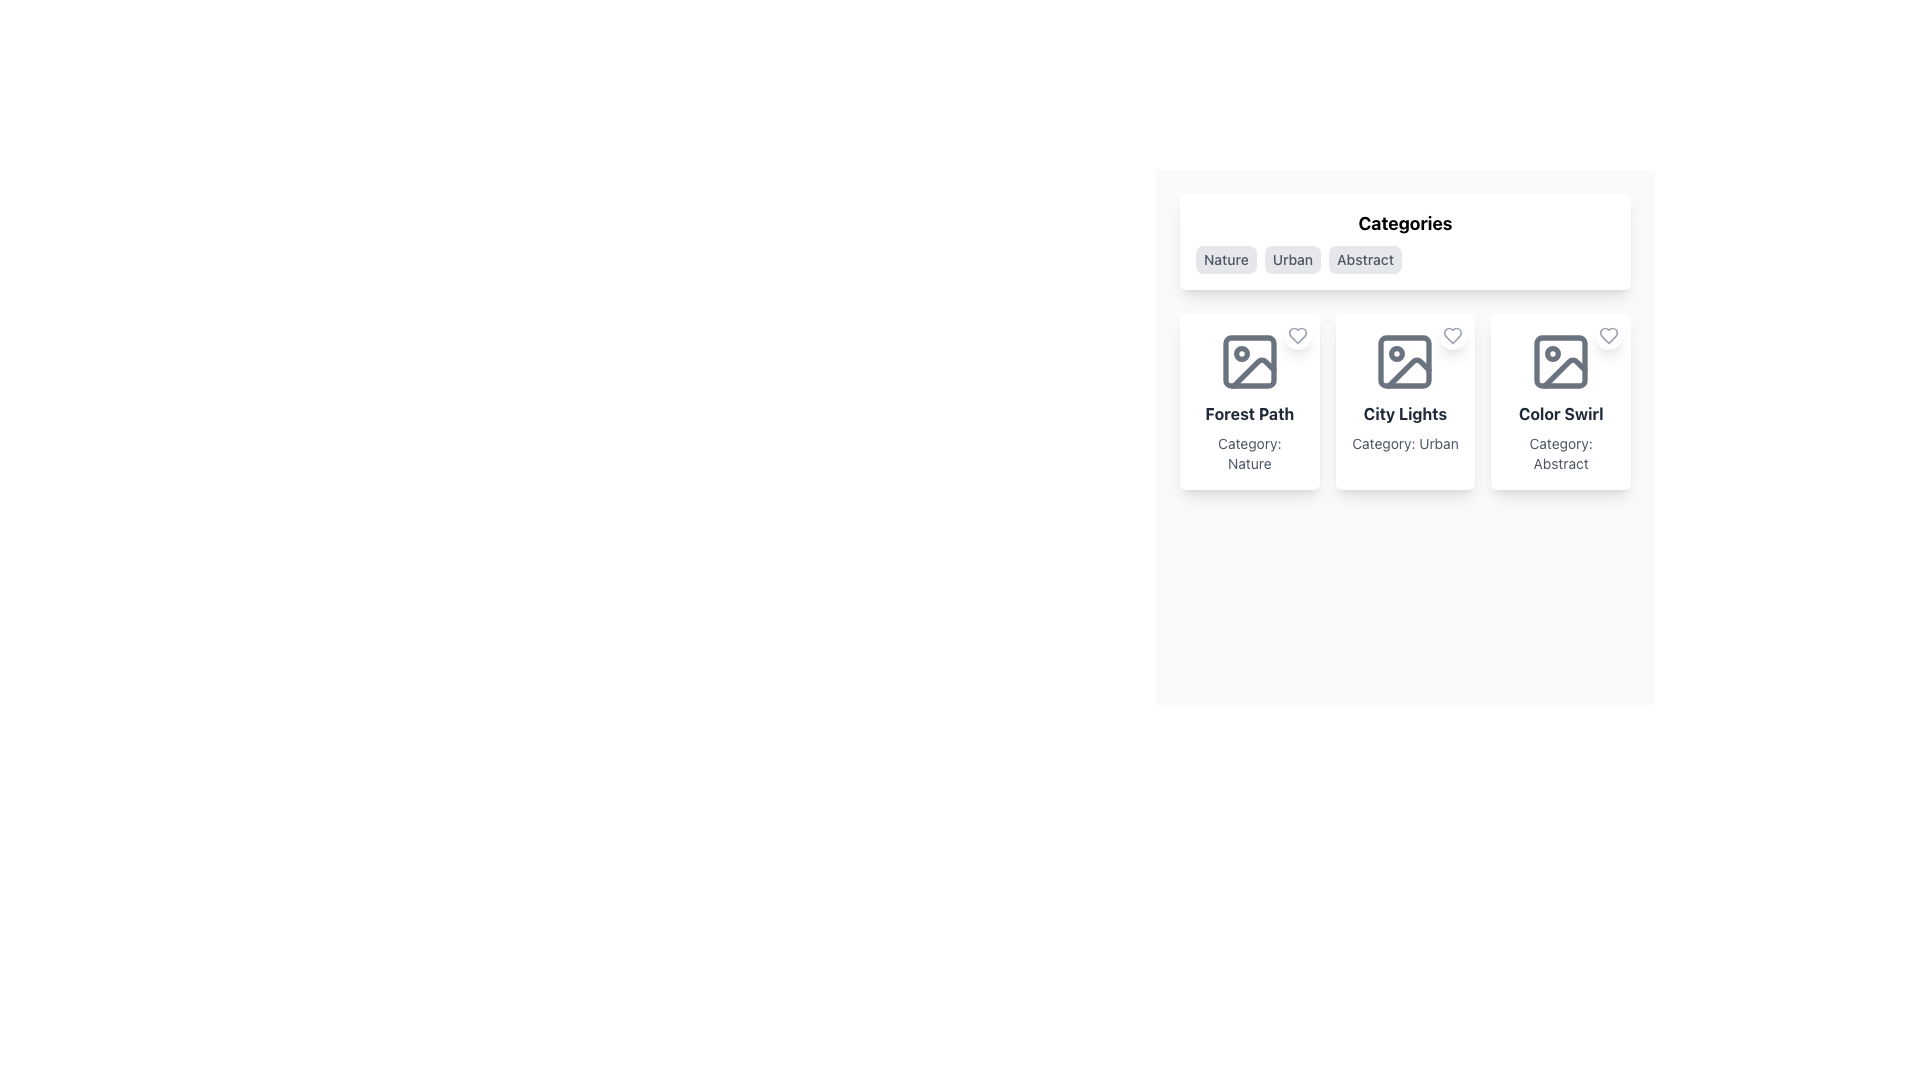 Image resolution: width=1920 pixels, height=1080 pixels. What do you see at coordinates (1225, 258) in the screenshot?
I see `the 'Nature' button, which is a rounded rectangle with light gray background and darker gray text` at bounding box center [1225, 258].